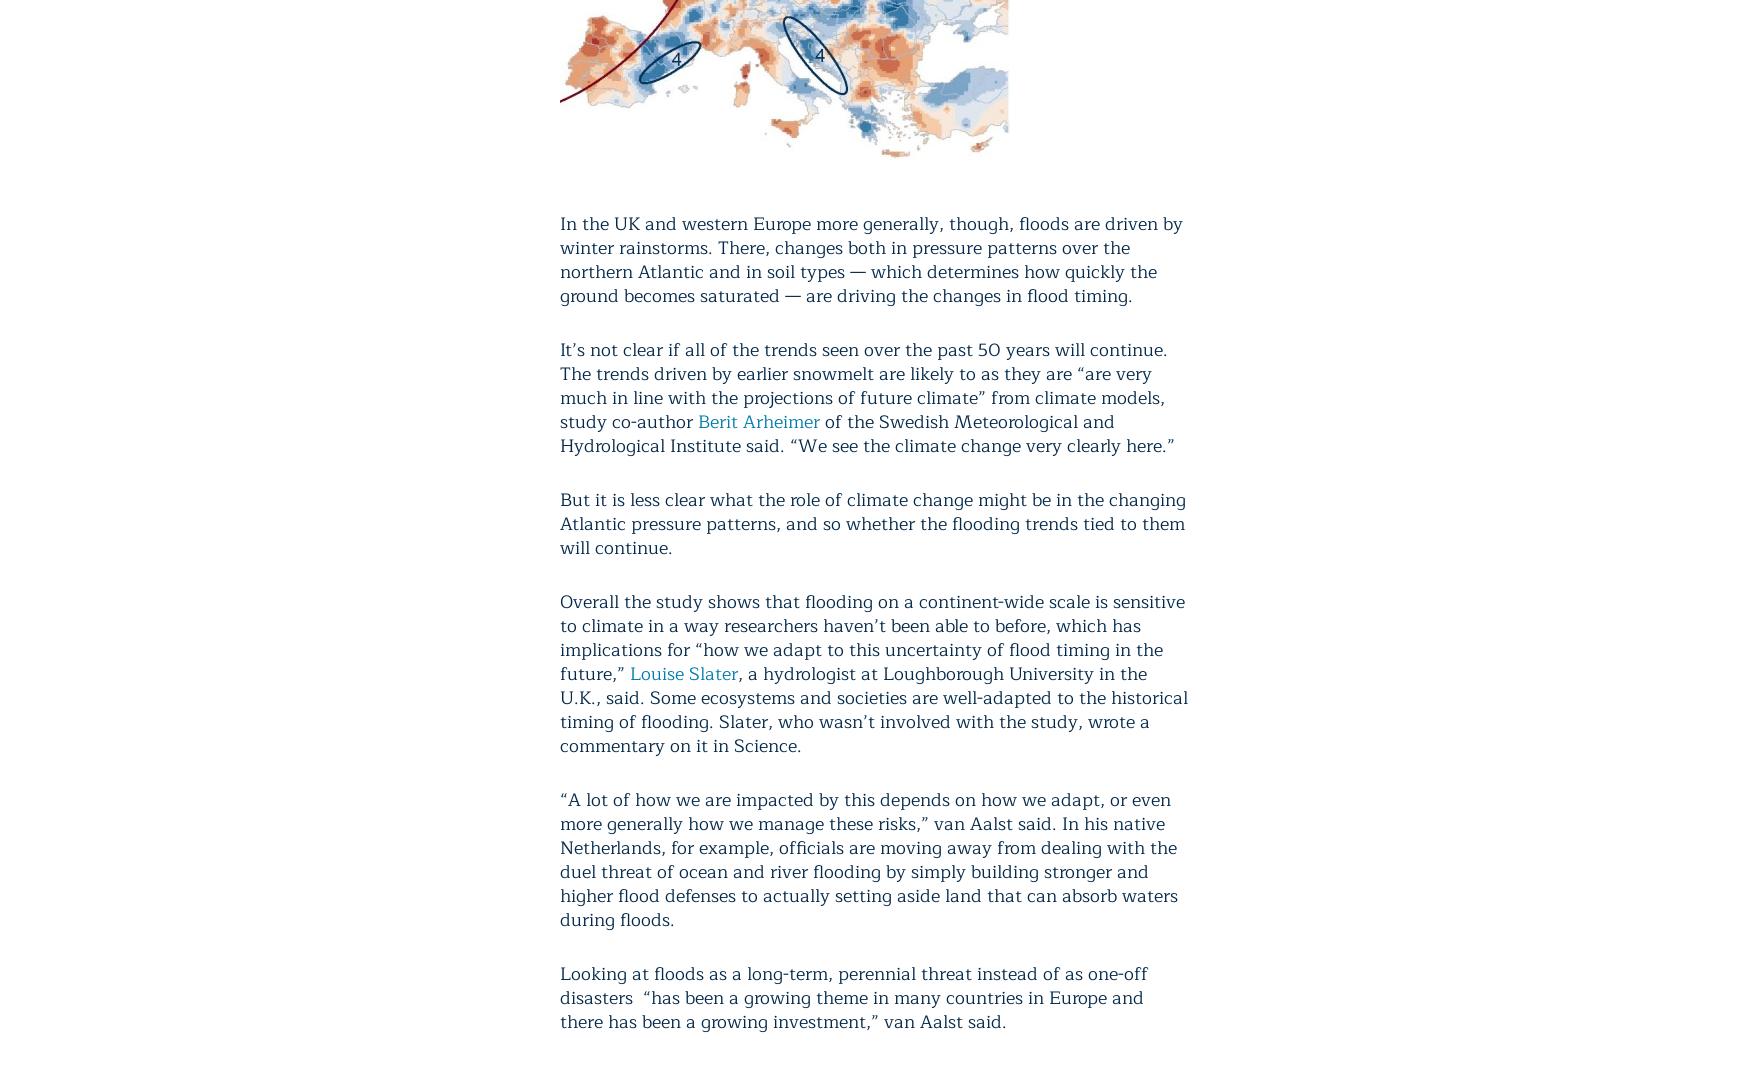 This screenshot has width=1750, height=1069. I want to click on 'Berit Arheimer', so click(757, 420).